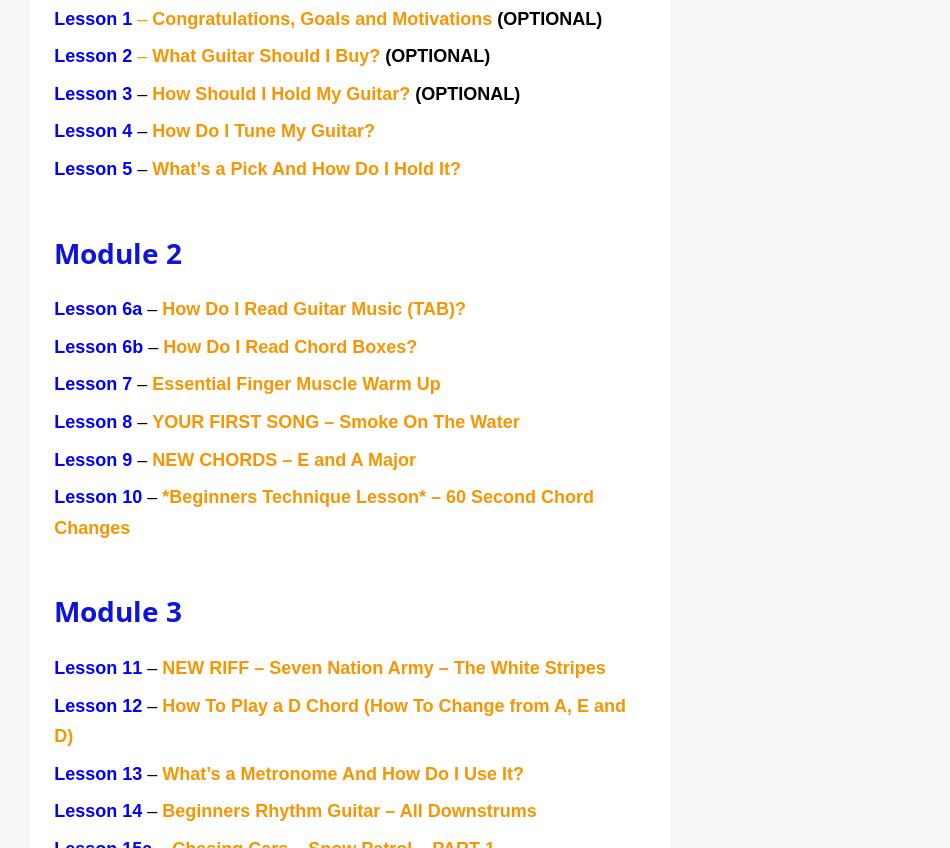  I want to click on 'Lesson 7', so click(95, 386).